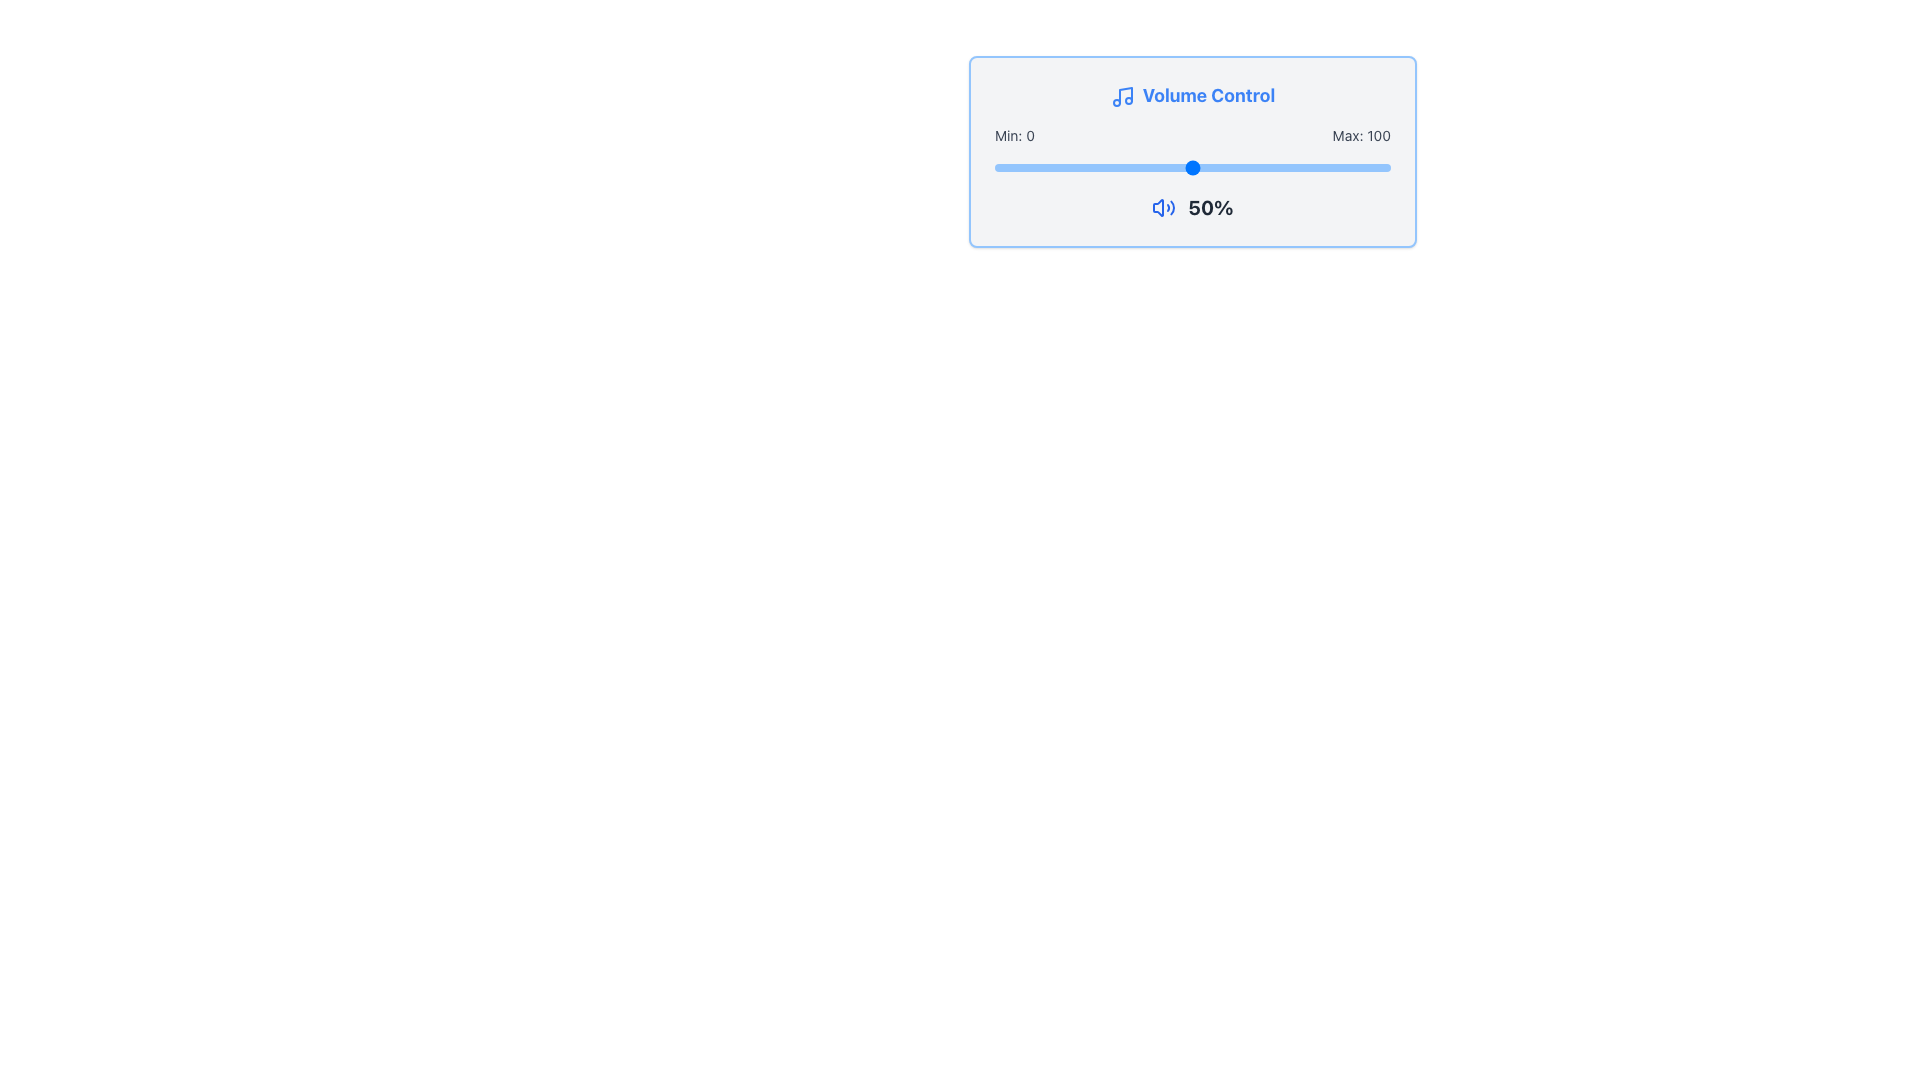 This screenshot has width=1920, height=1080. Describe the element at coordinates (1193, 150) in the screenshot. I see `the Volume control slider, which features a light gray background, a title 'Volume Control', labels 'Min: 0' and 'Max: 100', a blue thumb slider at 50%, and a percentage display '50%' with a loudspeaker icon` at that location.